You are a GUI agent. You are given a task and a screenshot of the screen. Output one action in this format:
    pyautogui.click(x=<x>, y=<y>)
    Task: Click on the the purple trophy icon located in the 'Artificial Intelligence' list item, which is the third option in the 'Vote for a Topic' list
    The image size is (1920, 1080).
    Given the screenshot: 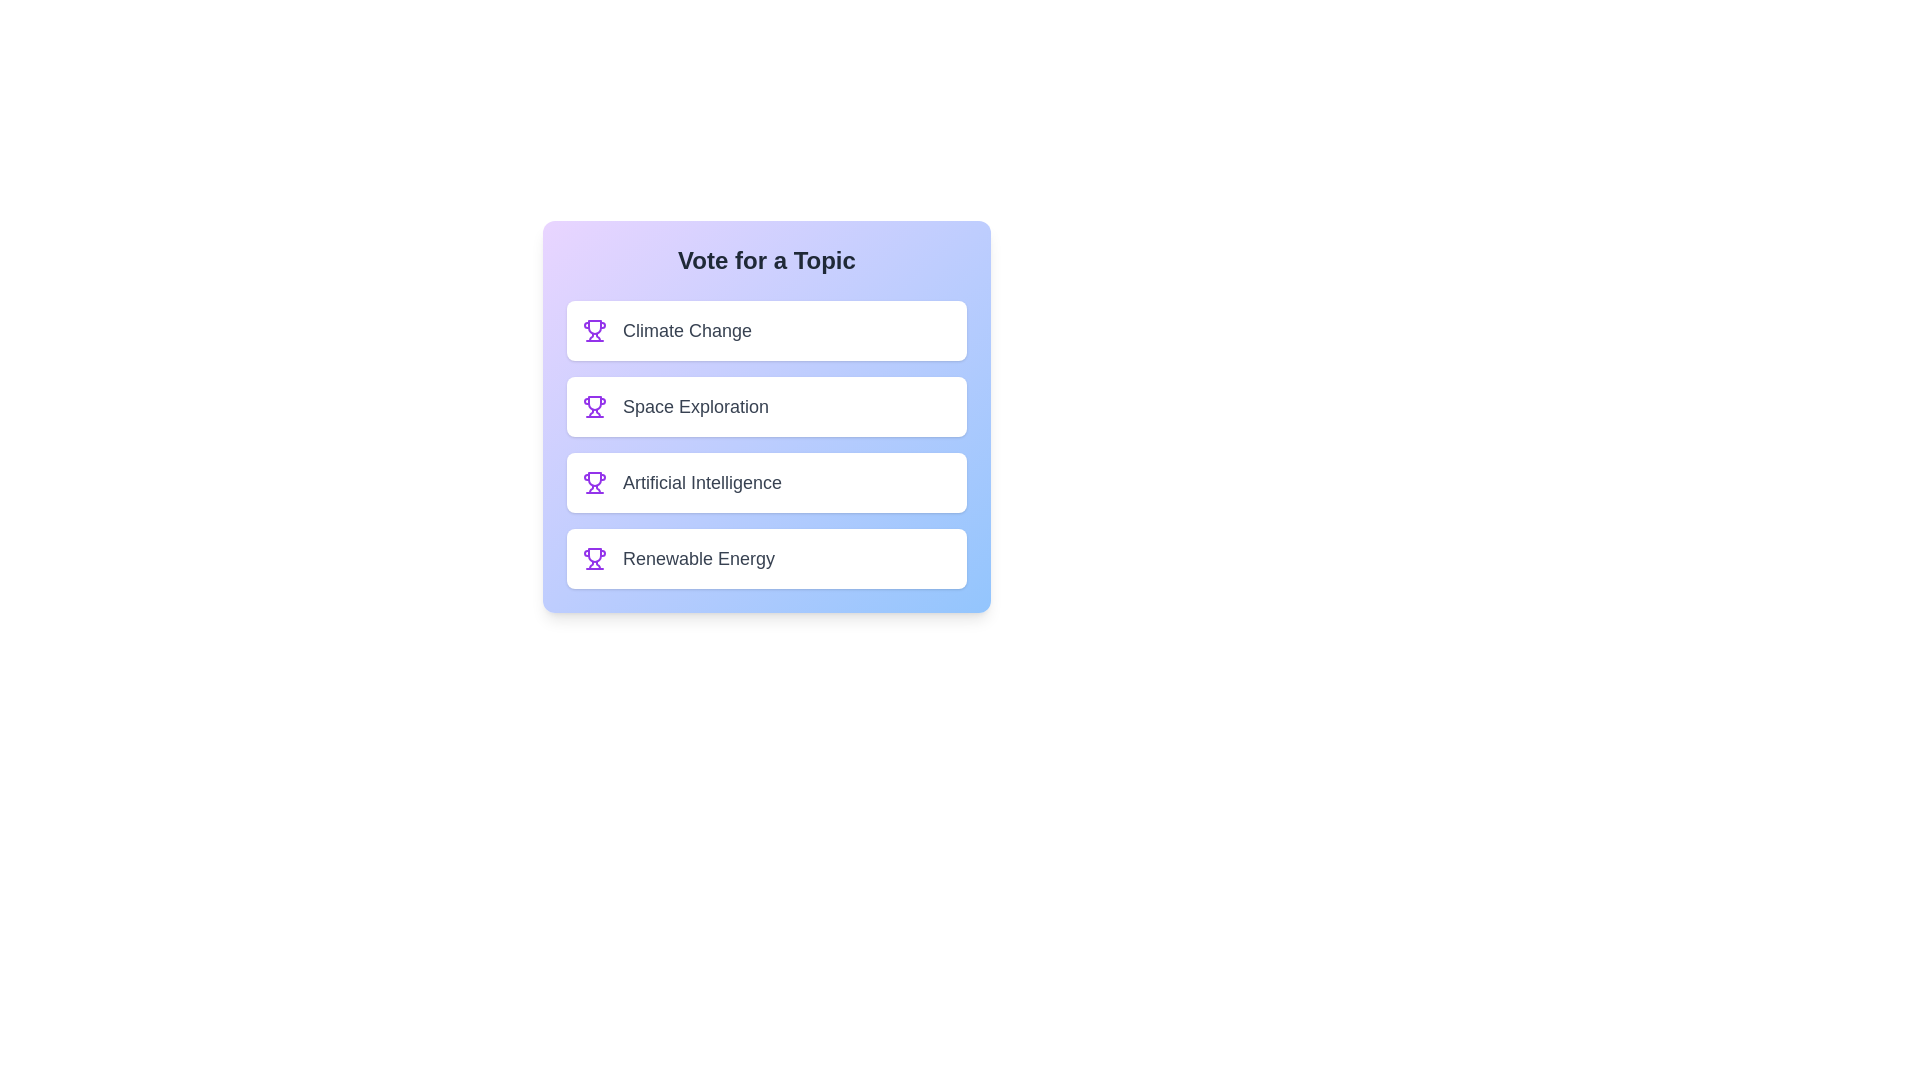 What is the action you would take?
    pyautogui.click(x=594, y=479)
    